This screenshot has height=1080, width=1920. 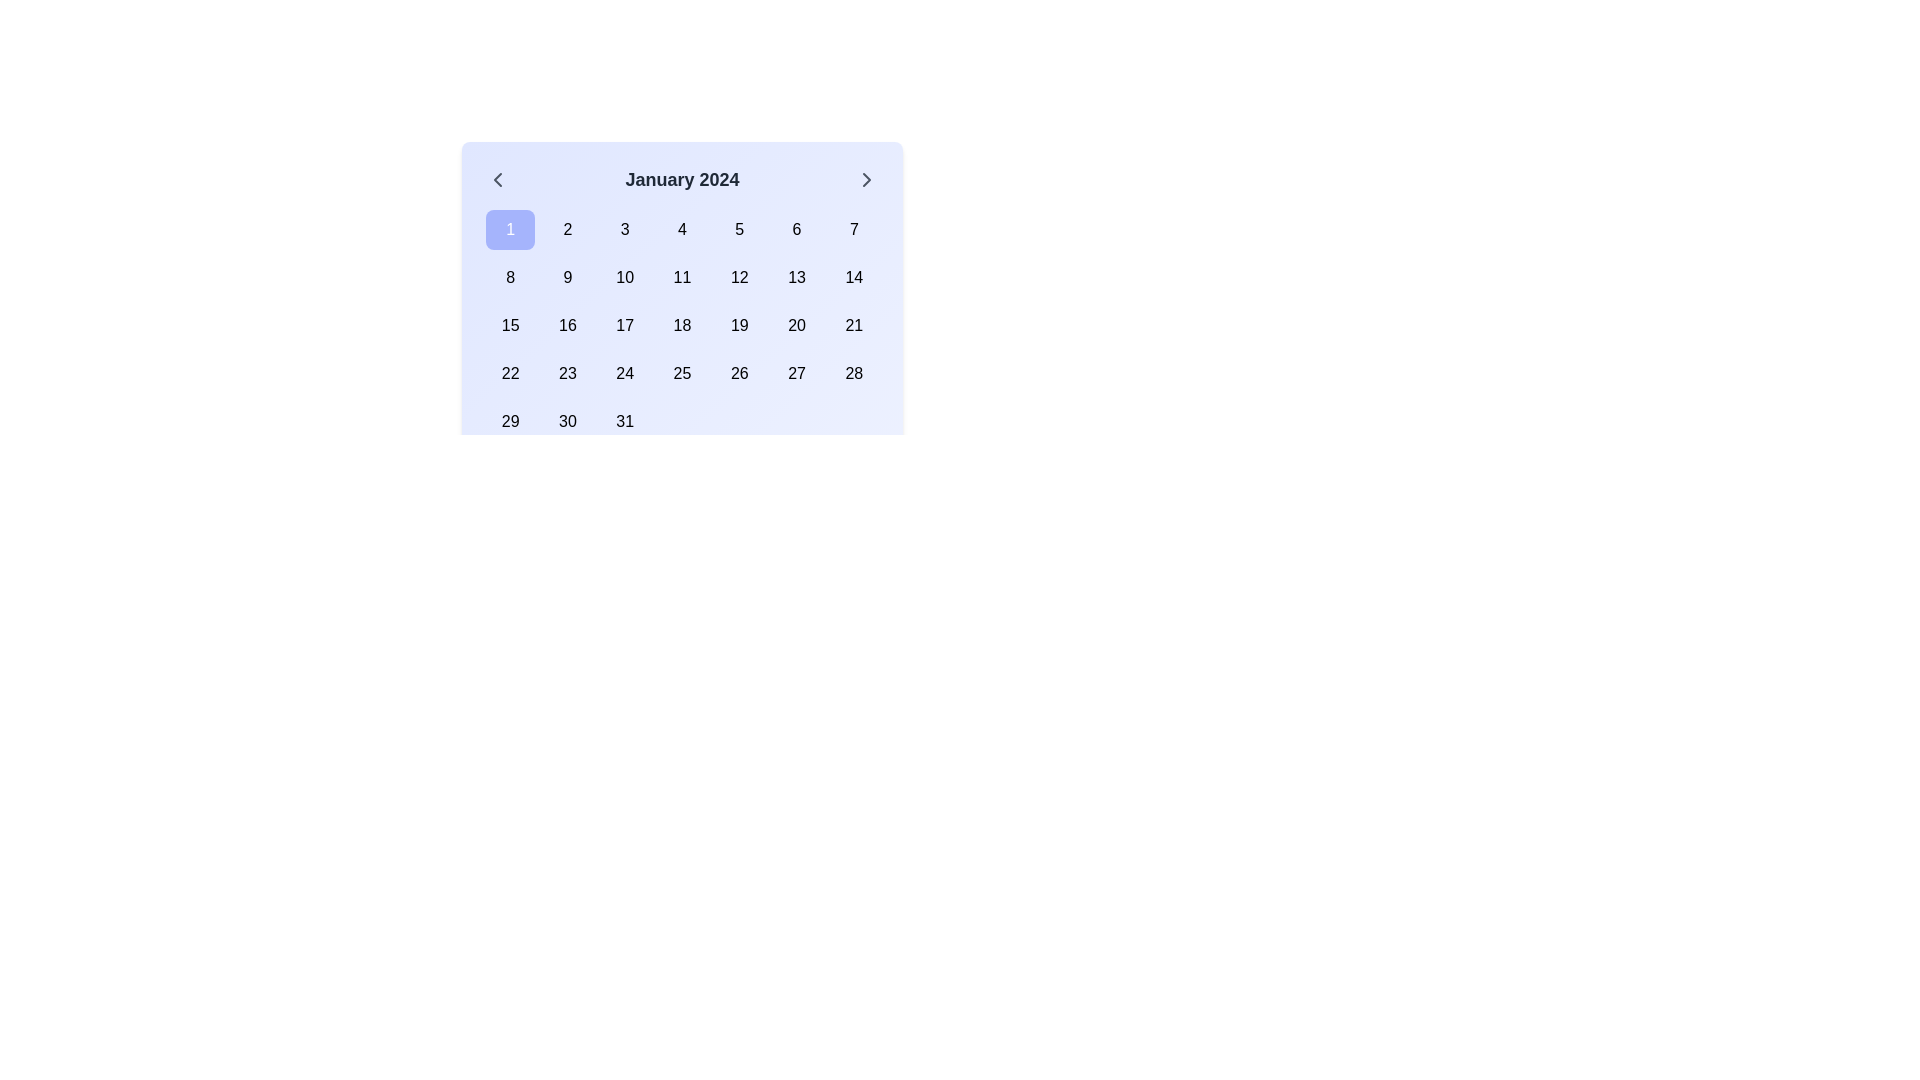 What do you see at coordinates (738, 325) in the screenshot?
I see `the button displaying the number '19' in the calendar grid` at bounding box center [738, 325].